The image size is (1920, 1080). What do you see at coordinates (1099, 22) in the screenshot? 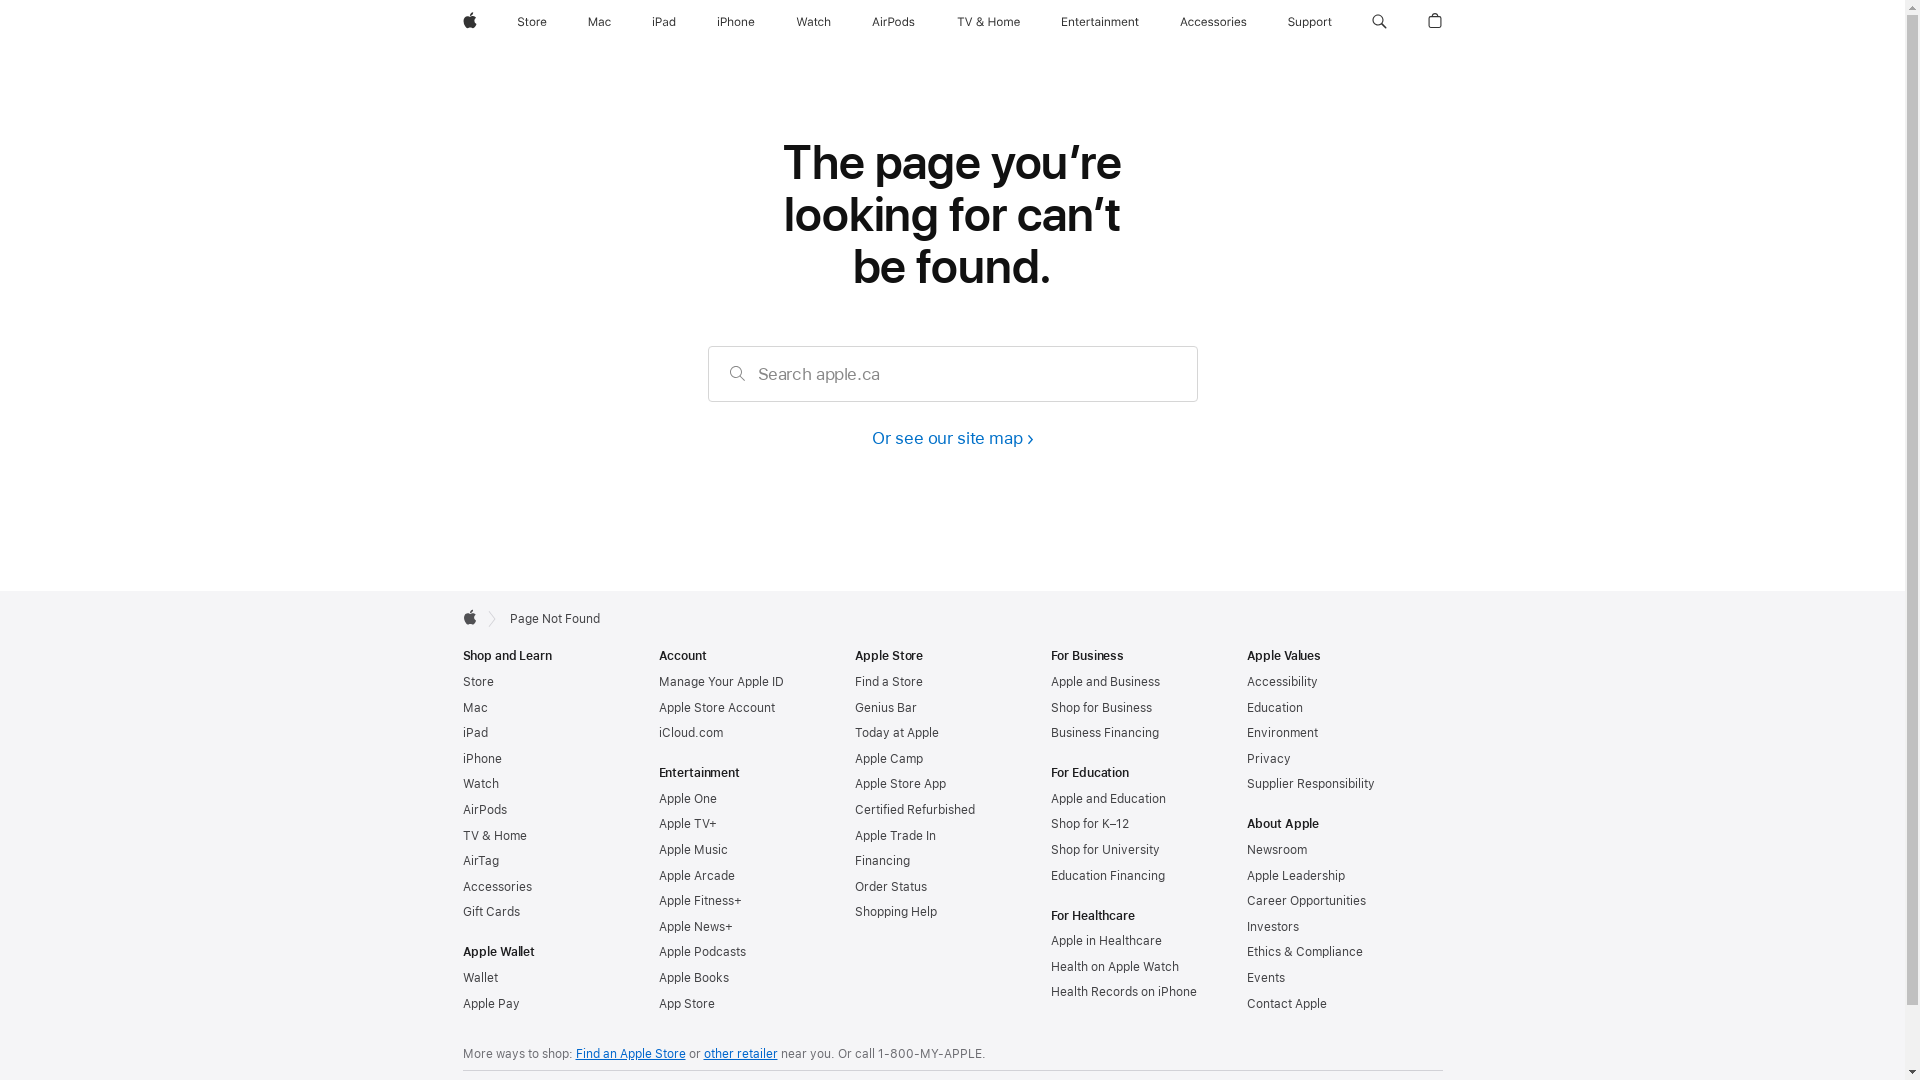
I see `'Entertainment'` at bounding box center [1099, 22].